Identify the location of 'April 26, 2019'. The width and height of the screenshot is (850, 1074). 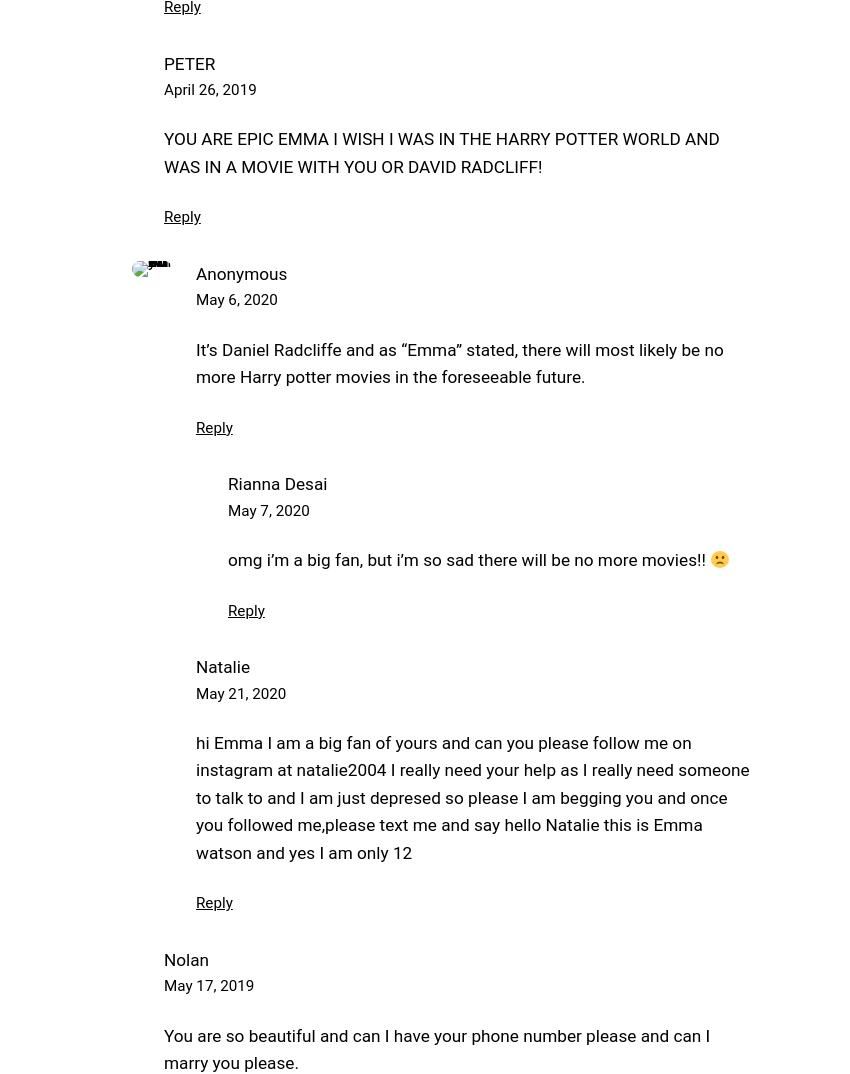
(209, 90).